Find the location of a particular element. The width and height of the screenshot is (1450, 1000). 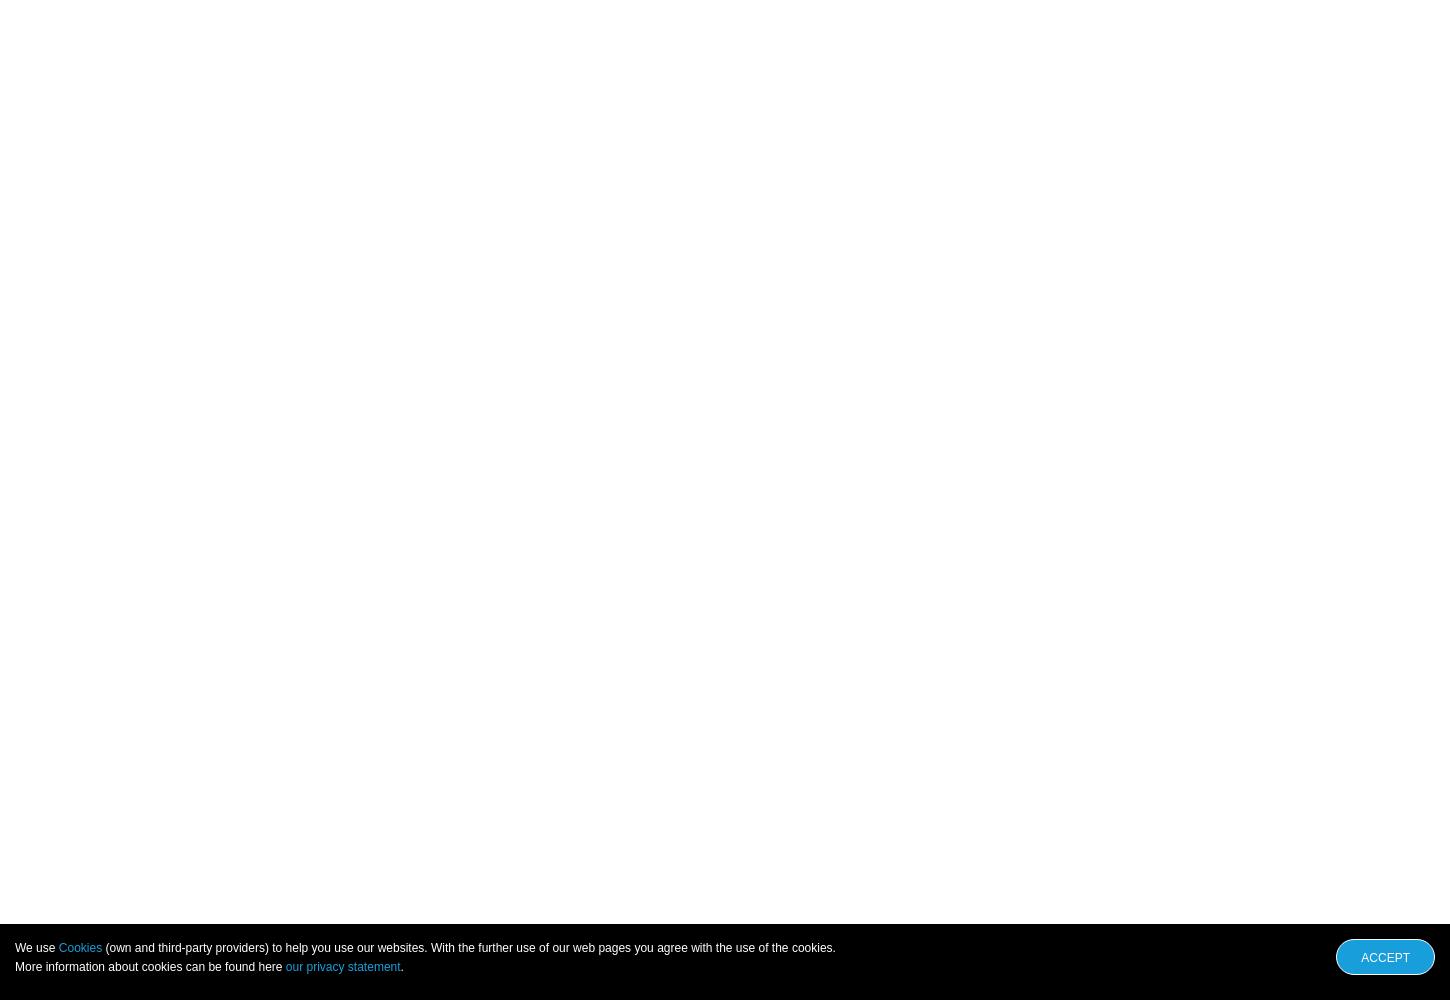

'(own and third-party providers) to help you use our websites. With the further use of our web pages you agree with the use of the cookies.' is located at coordinates (467, 947).